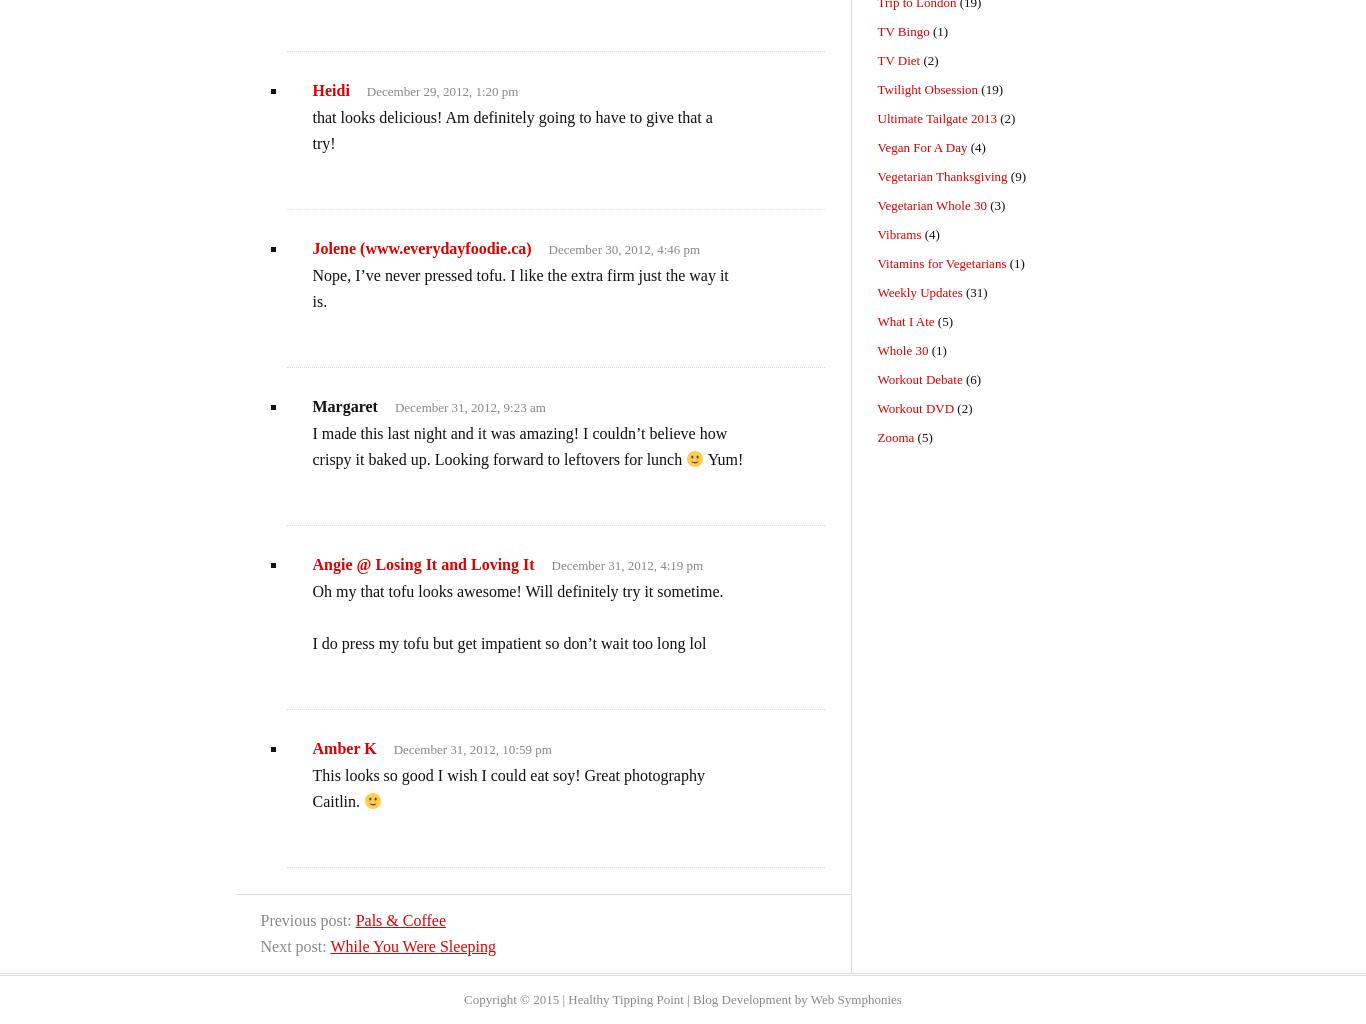 Image resolution: width=1366 pixels, height=1024 pixels. What do you see at coordinates (936, 118) in the screenshot?
I see `'Ultimate Tailgate 2013'` at bounding box center [936, 118].